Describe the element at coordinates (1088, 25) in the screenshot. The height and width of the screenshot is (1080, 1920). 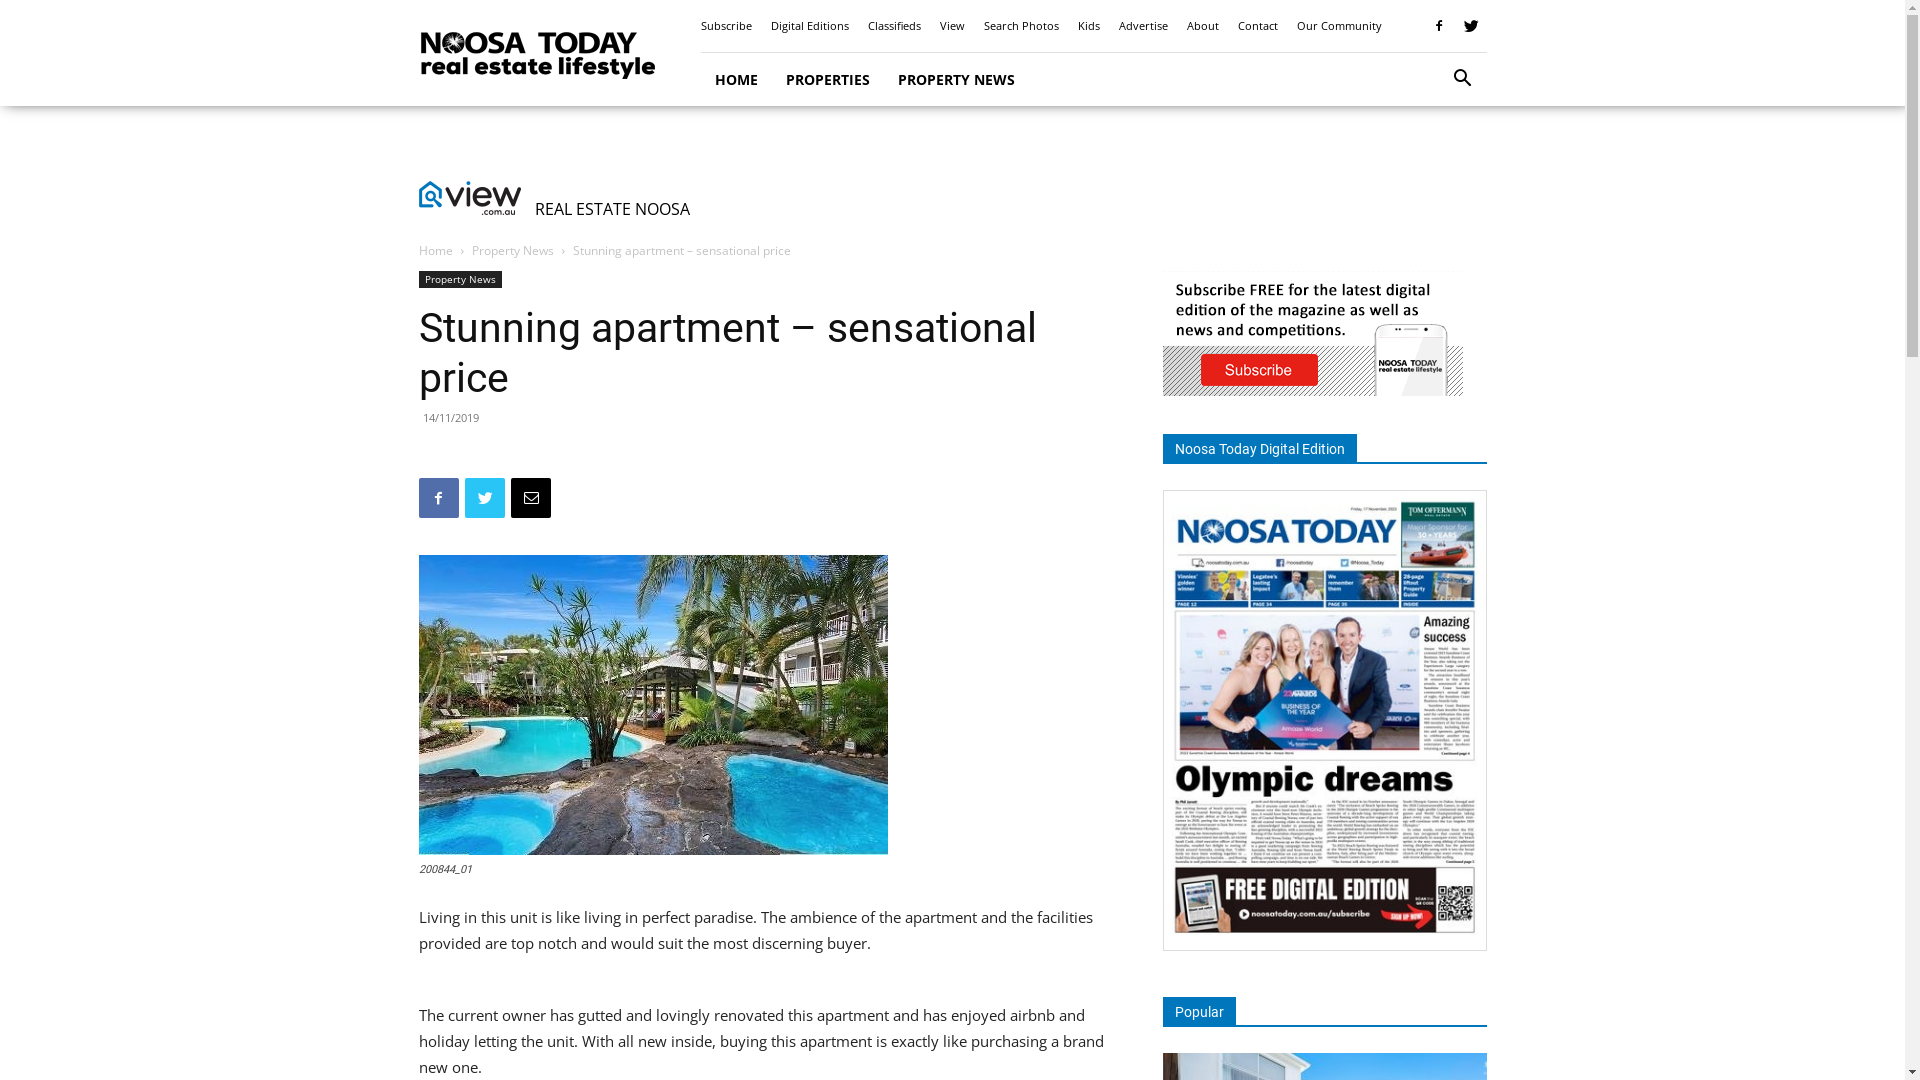
I see `'Kids'` at that location.